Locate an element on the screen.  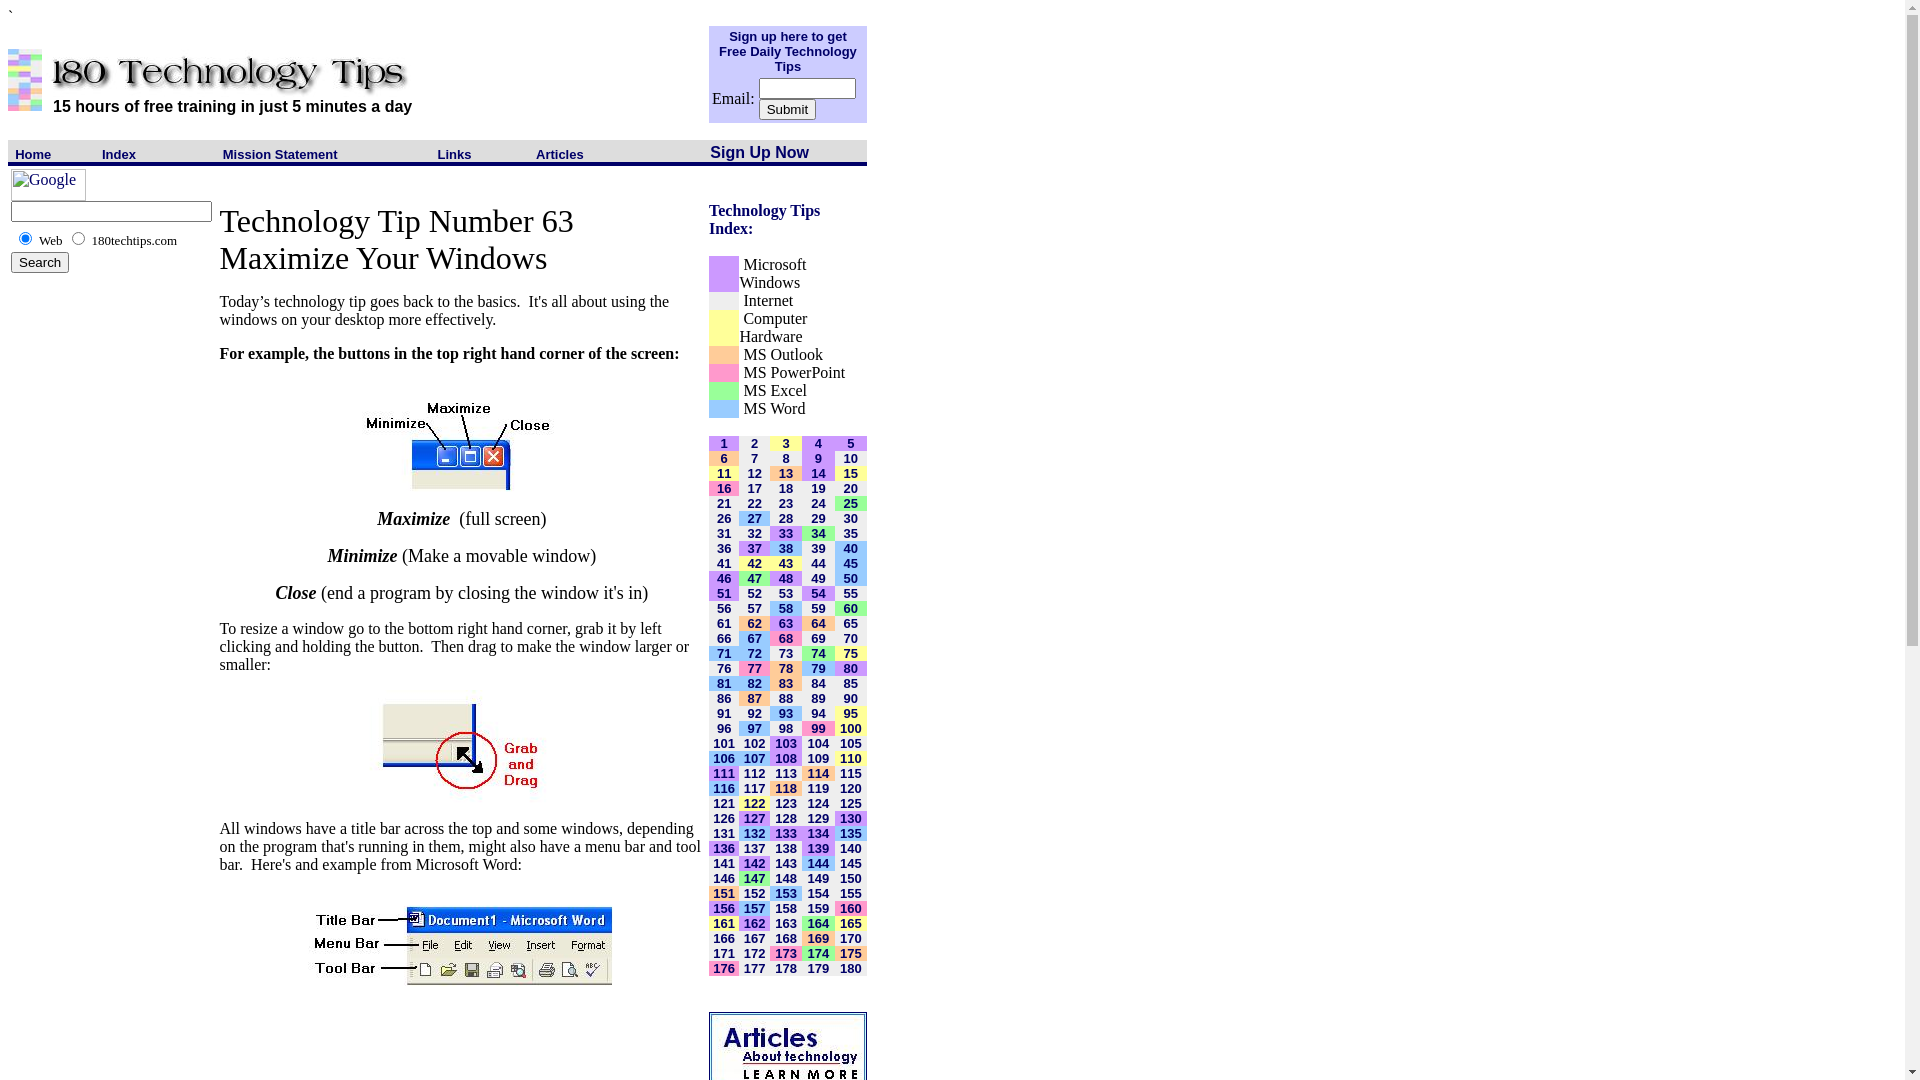
'86' is located at coordinates (723, 697).